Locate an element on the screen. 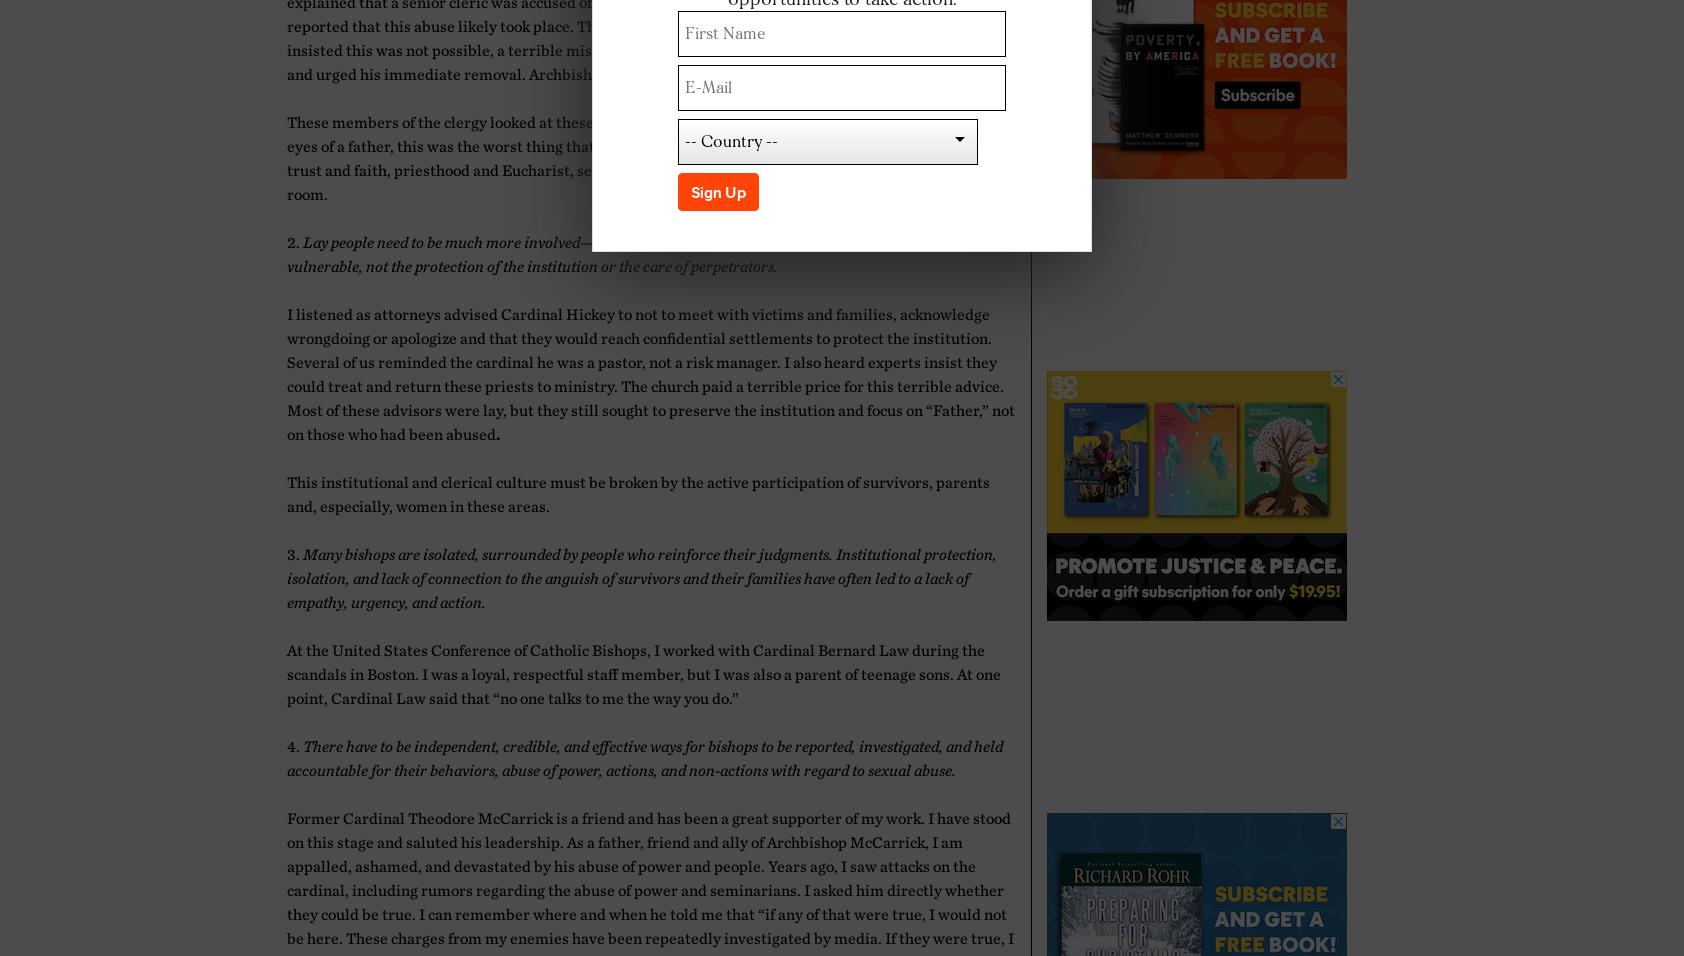 Image resolution: width=1684 pixels, height=956 pixels. '3.' is located at coordinates (295, 553).